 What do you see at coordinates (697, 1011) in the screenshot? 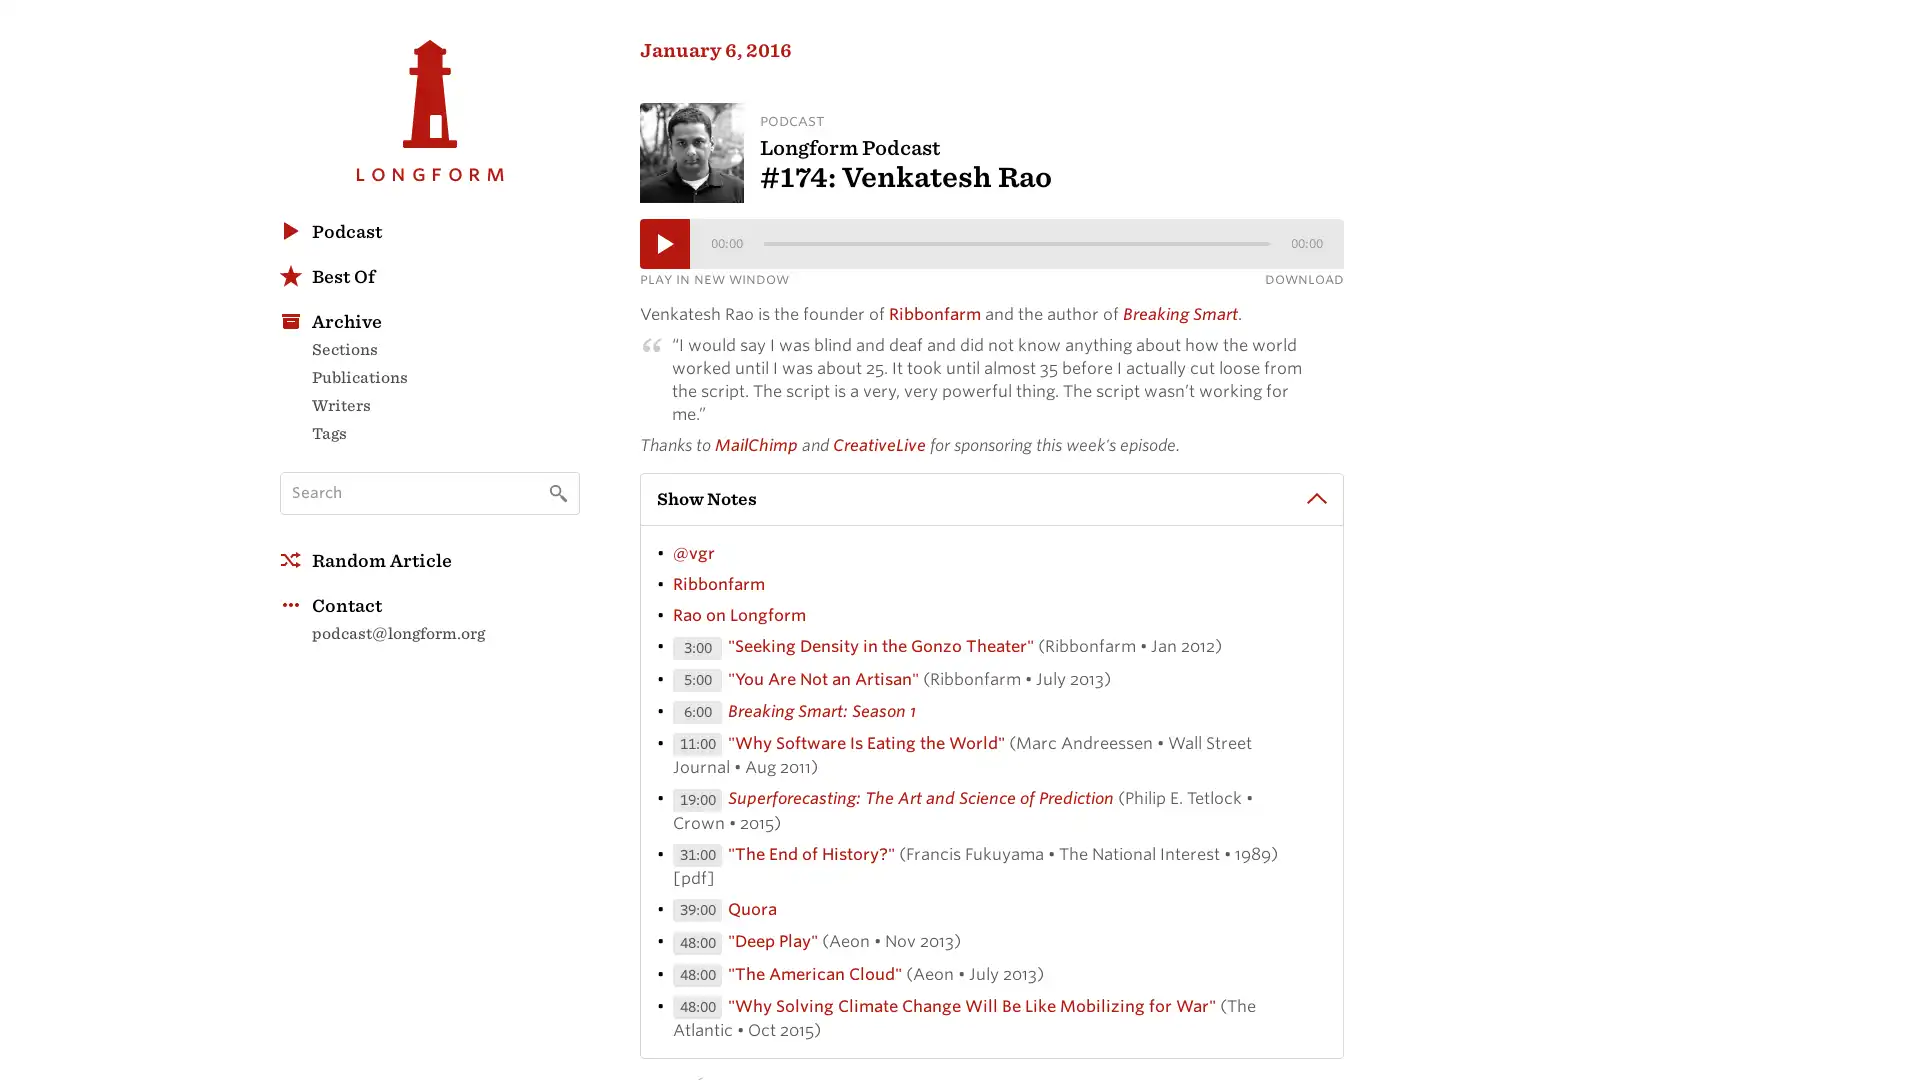
I see `48:00` at bounding box center [697, 1011].